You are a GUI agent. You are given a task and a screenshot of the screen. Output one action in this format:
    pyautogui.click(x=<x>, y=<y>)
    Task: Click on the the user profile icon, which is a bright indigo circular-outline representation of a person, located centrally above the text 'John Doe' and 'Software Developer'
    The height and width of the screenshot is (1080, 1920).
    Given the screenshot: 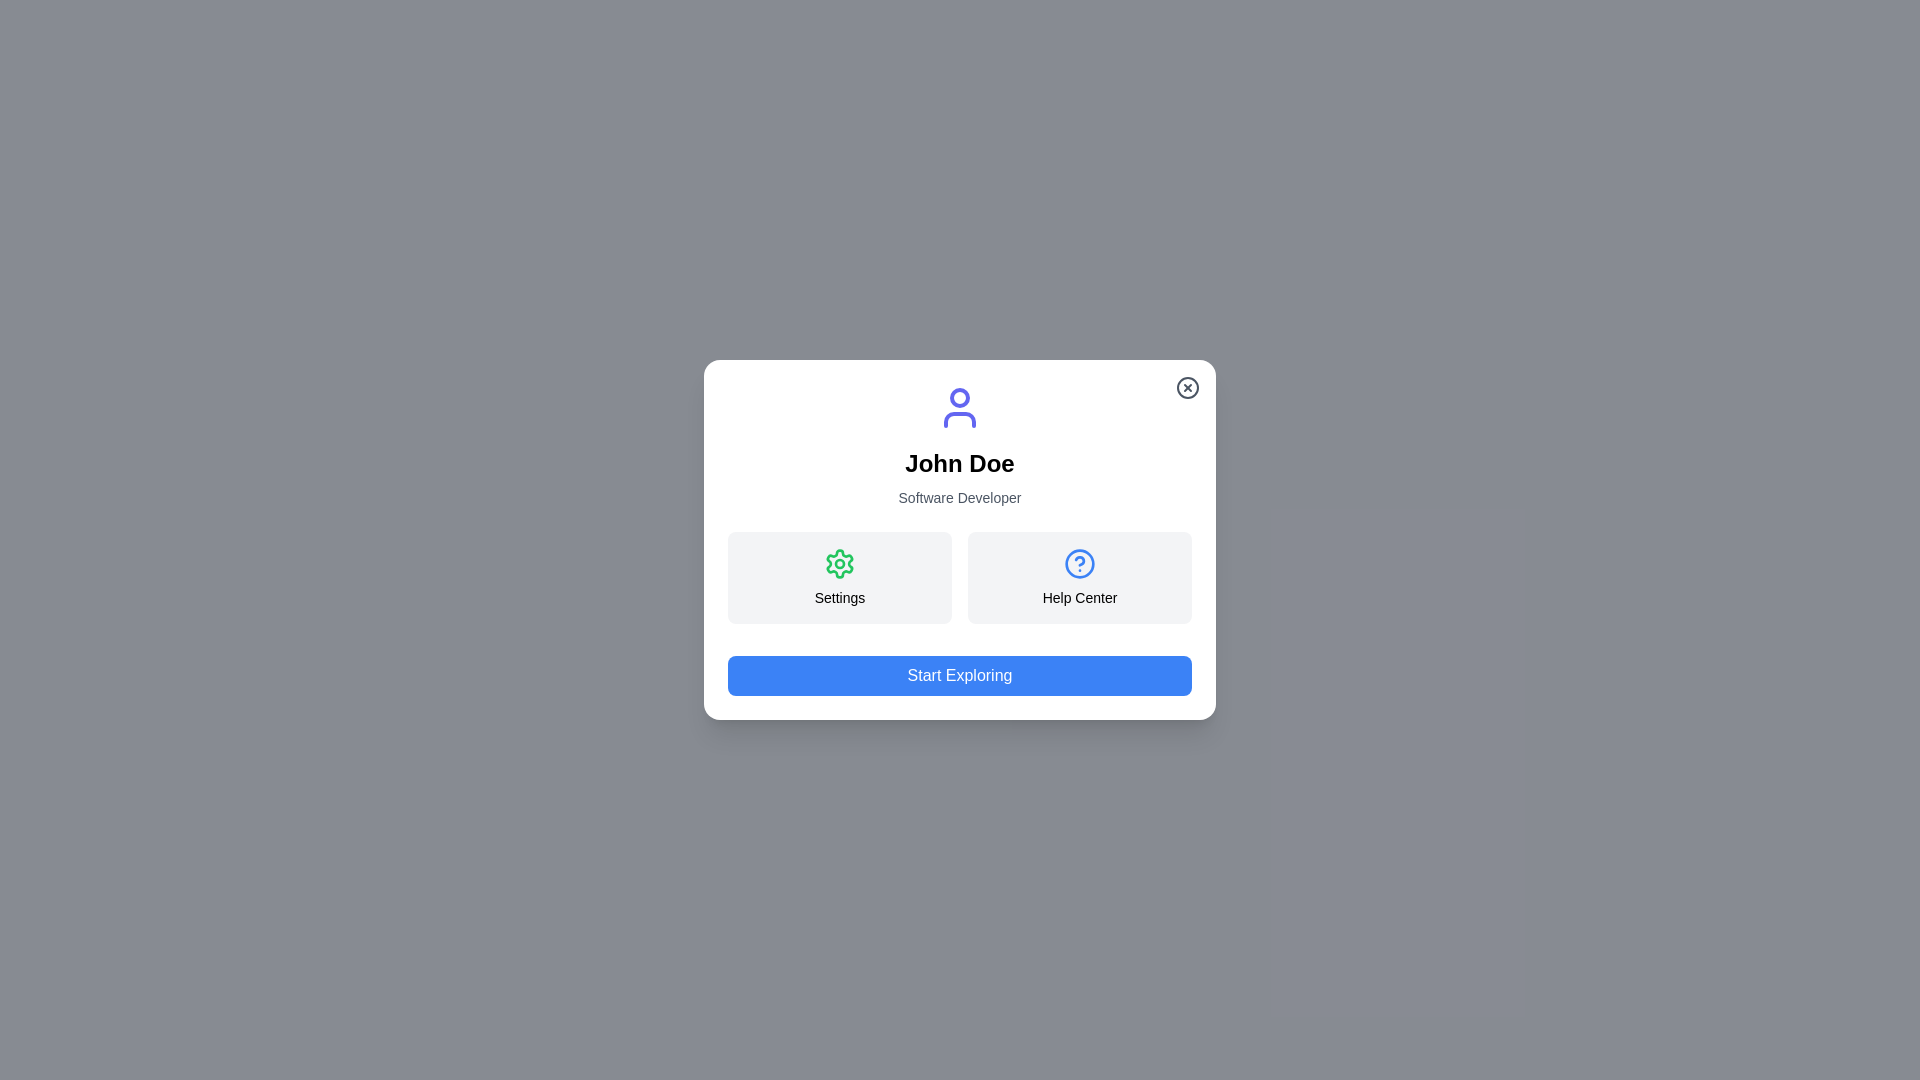 What is the action you would take?
    pyautogui.click(x=960, y=407)
    